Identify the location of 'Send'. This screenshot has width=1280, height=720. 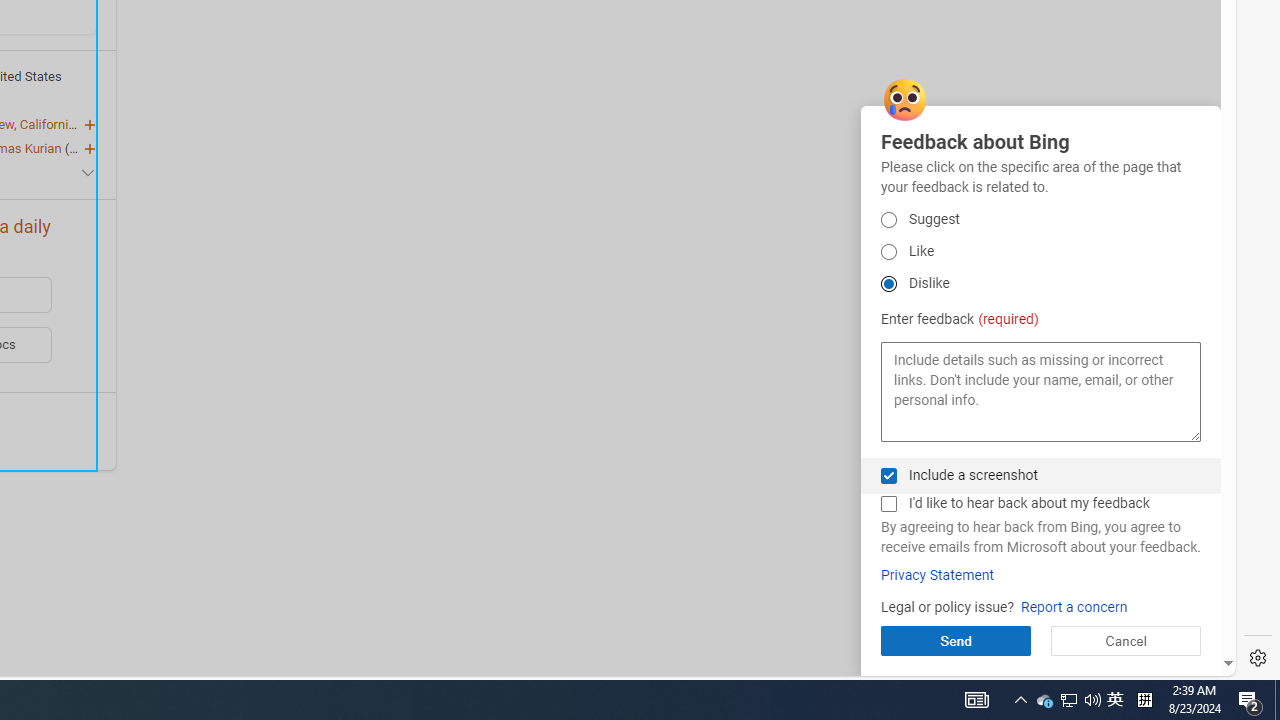
(954, 640).